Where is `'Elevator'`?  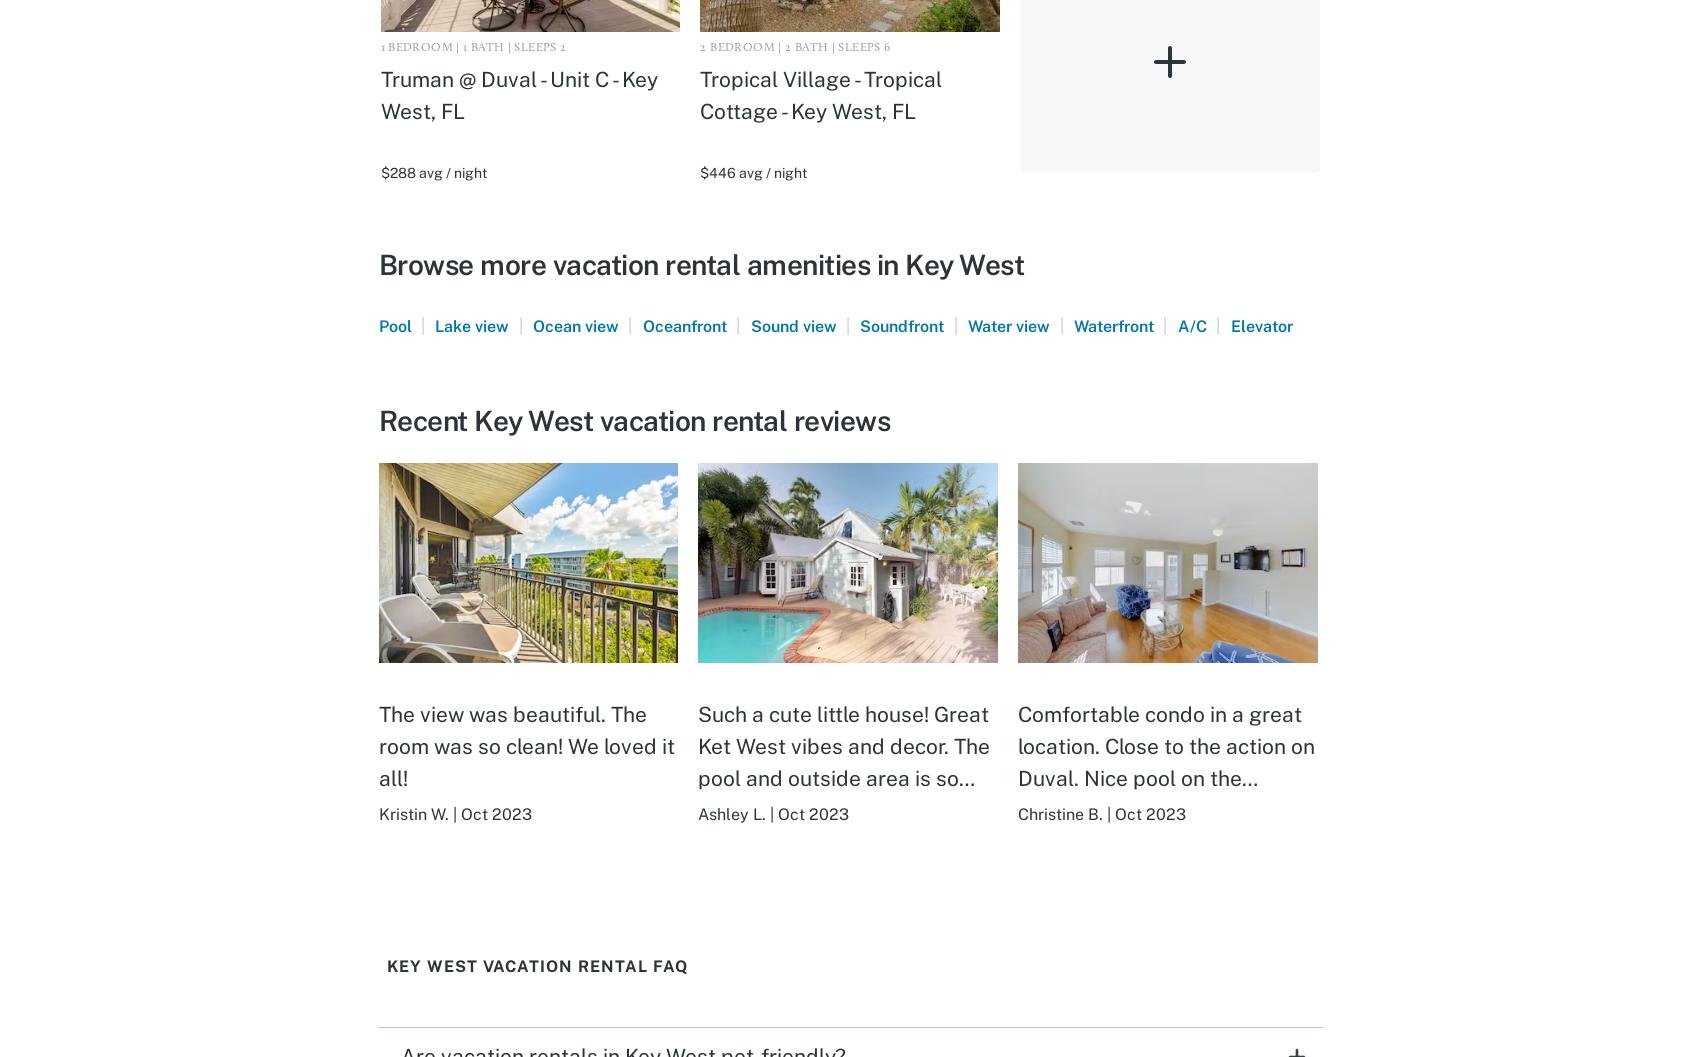
'Elevator' is located at coordinates (1229, 325).